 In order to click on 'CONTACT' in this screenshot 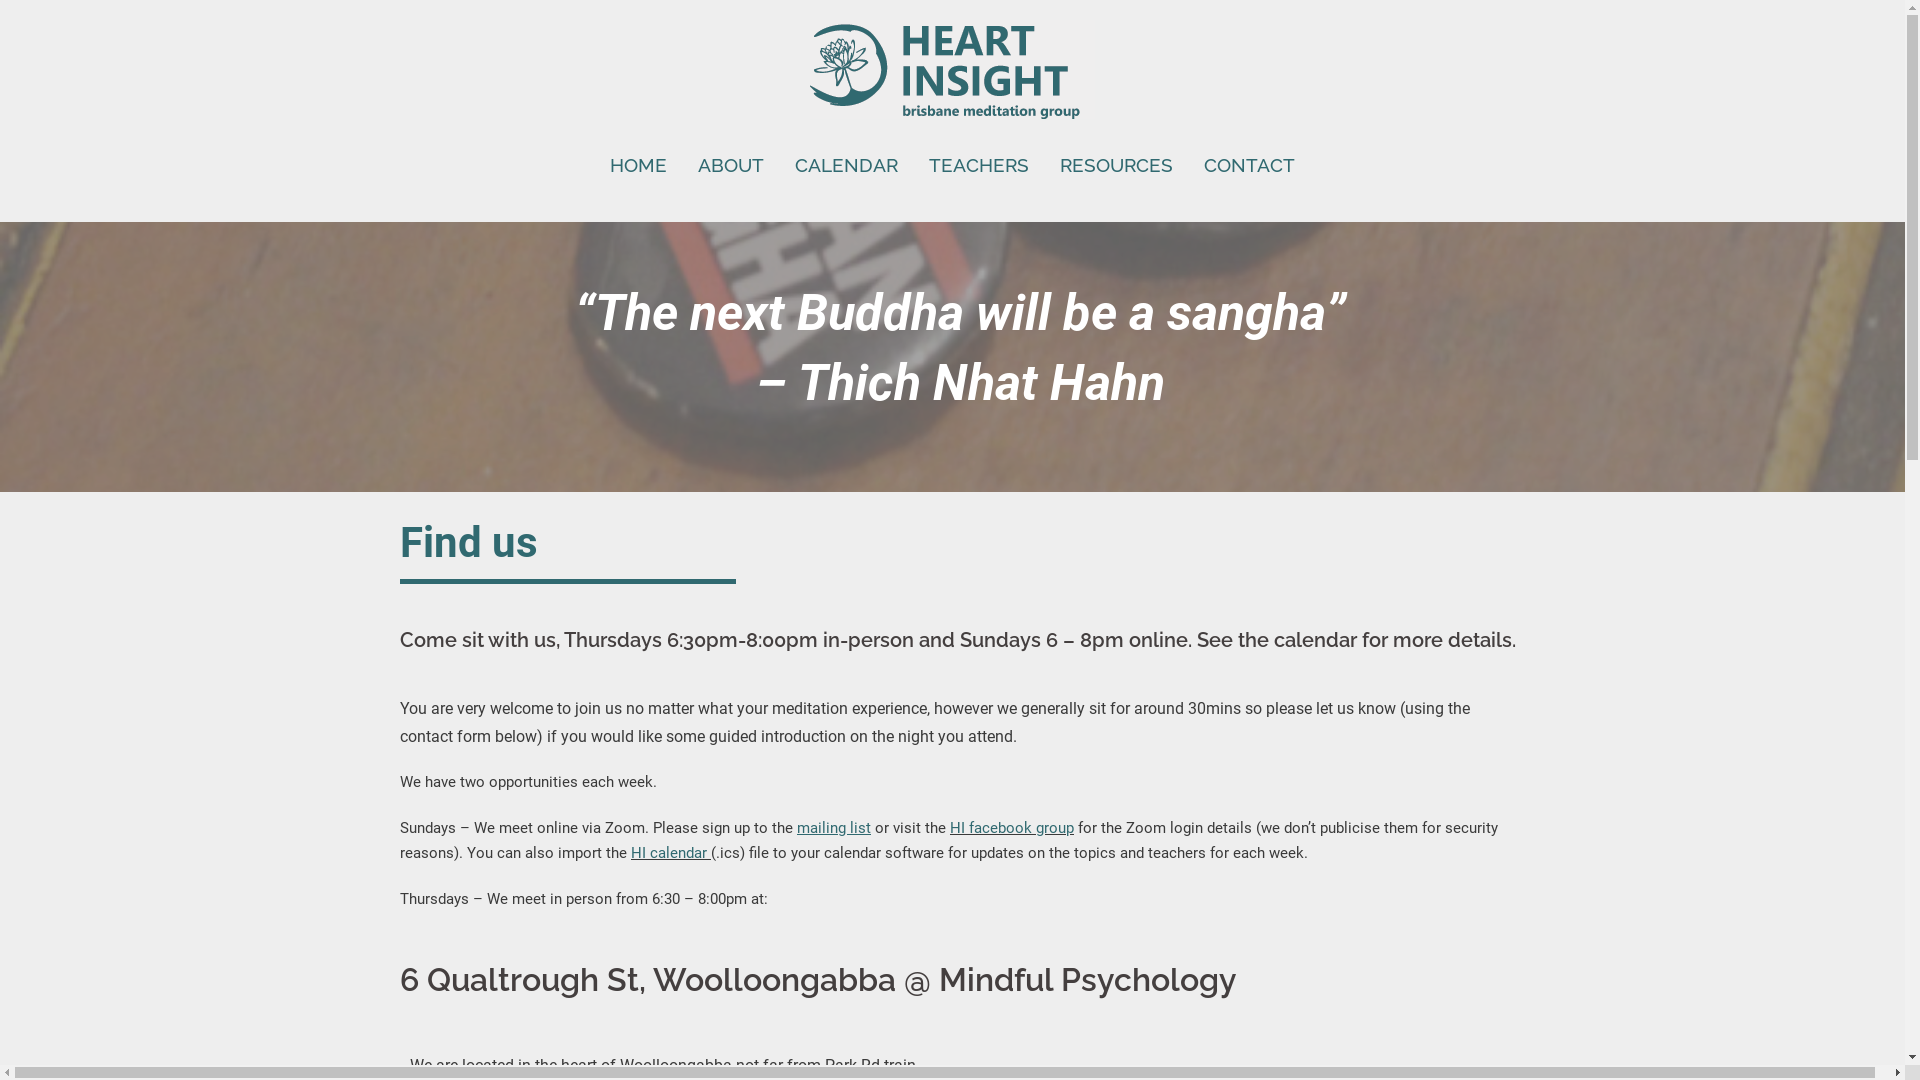, I will do `click(1203, 164)`.